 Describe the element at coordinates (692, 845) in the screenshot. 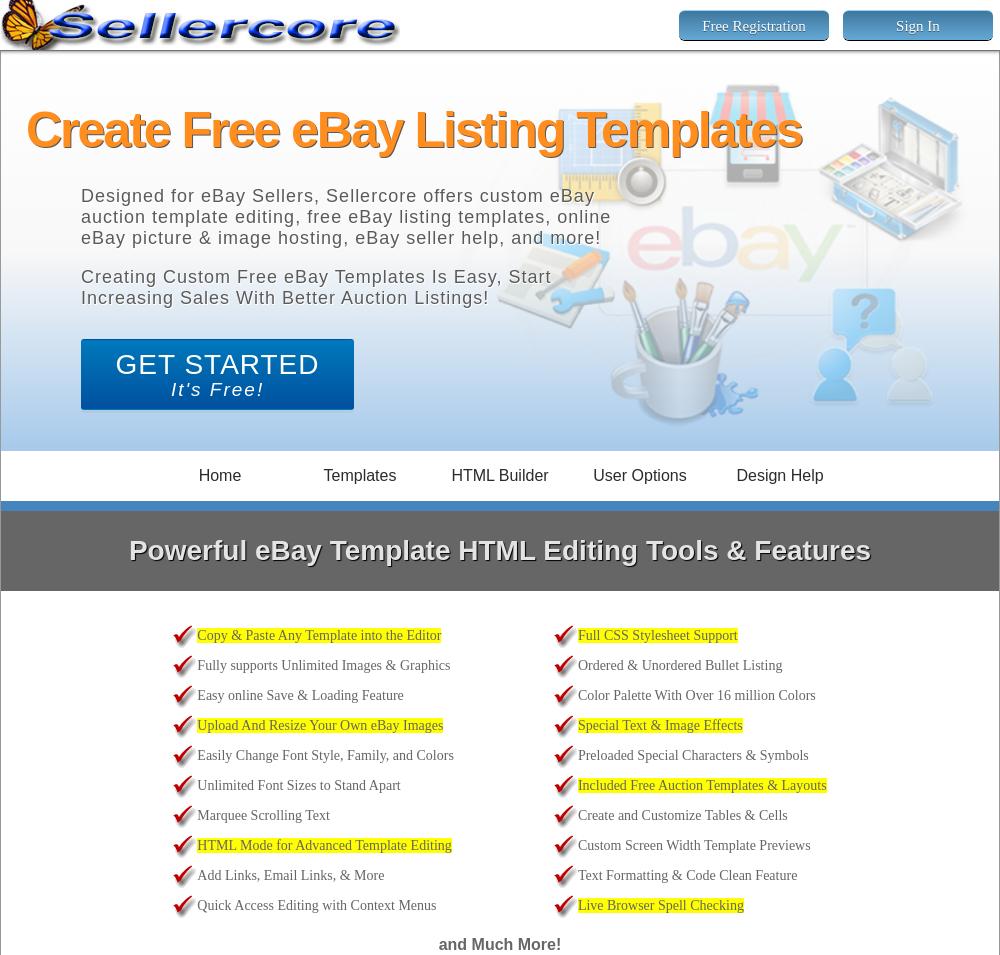

I see `'Custom Screen Width Template Previews'` at that location.